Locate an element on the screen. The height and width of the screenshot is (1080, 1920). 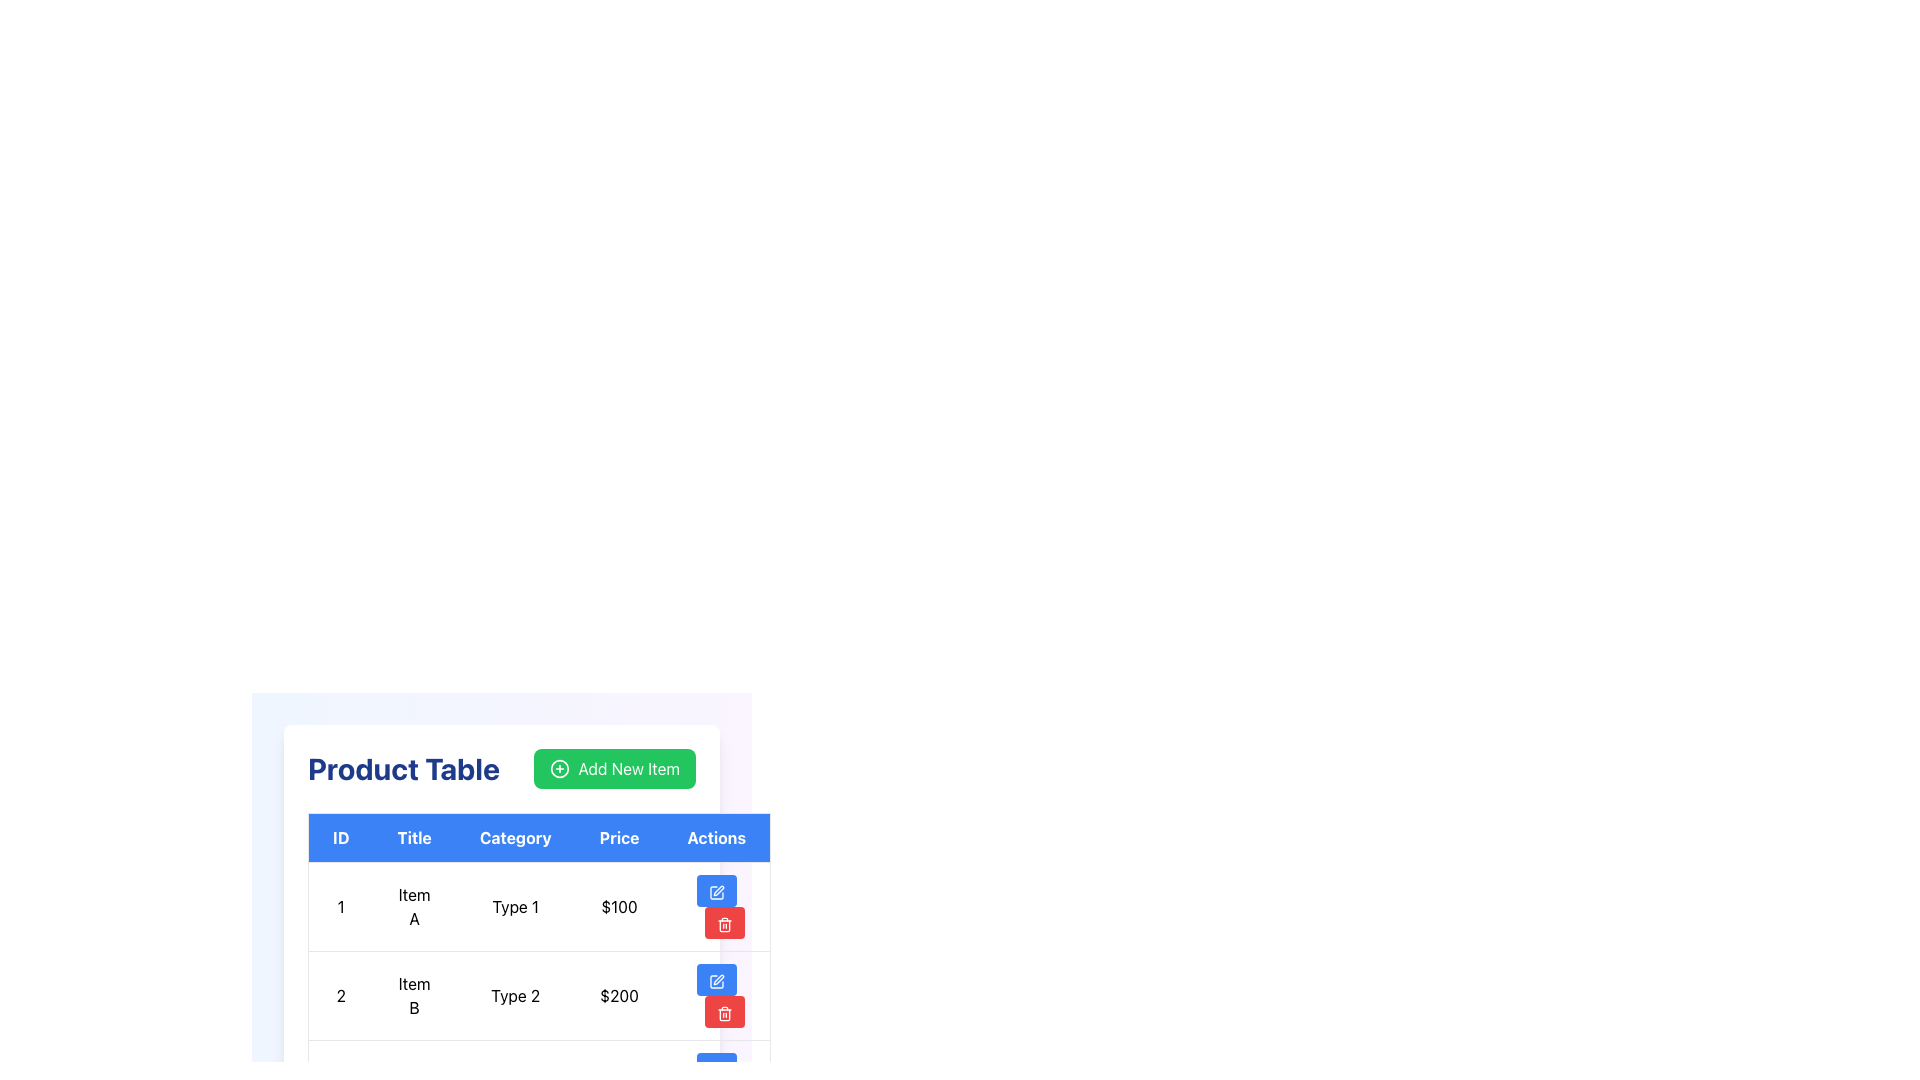
the red delete button with a white trash bin icon located in the second row of the product table's Actions column is located at coordinates (723, 922).